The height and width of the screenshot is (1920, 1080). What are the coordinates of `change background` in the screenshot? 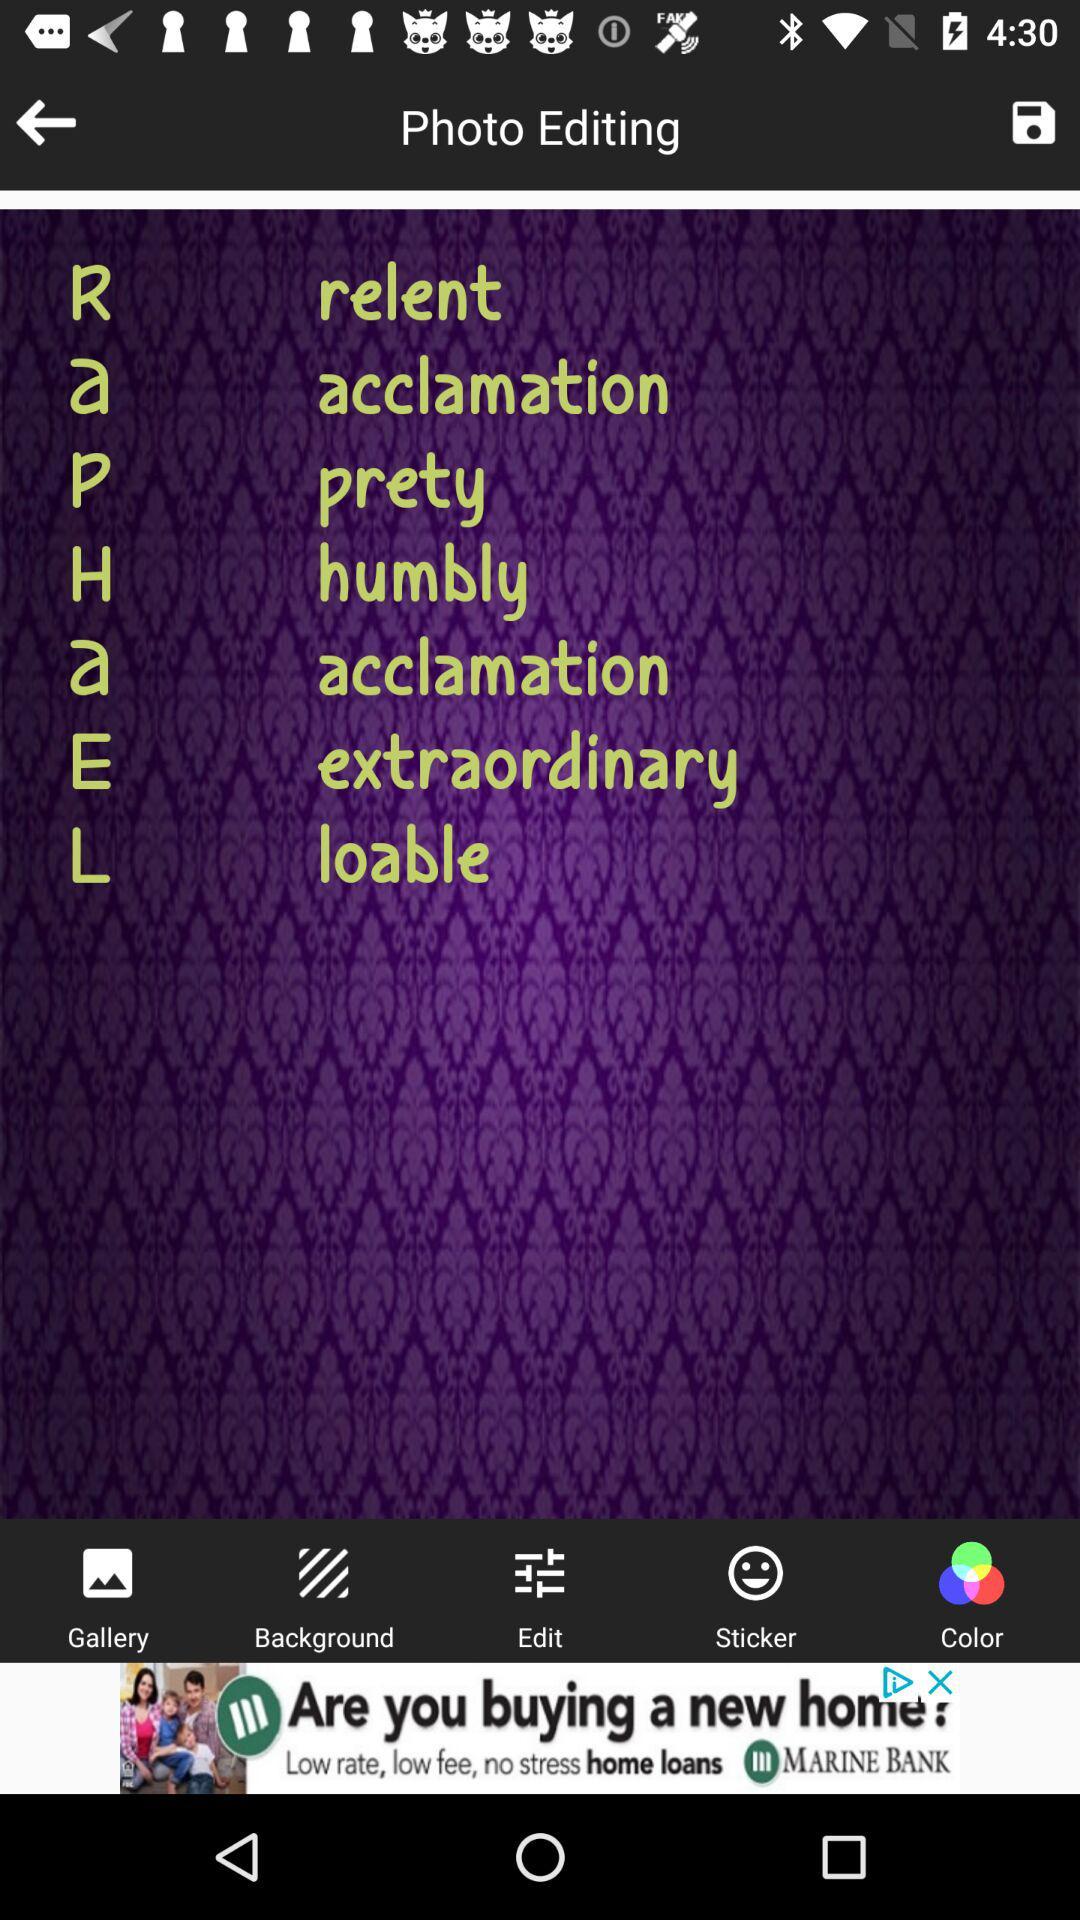 It's located at (322, 1572).